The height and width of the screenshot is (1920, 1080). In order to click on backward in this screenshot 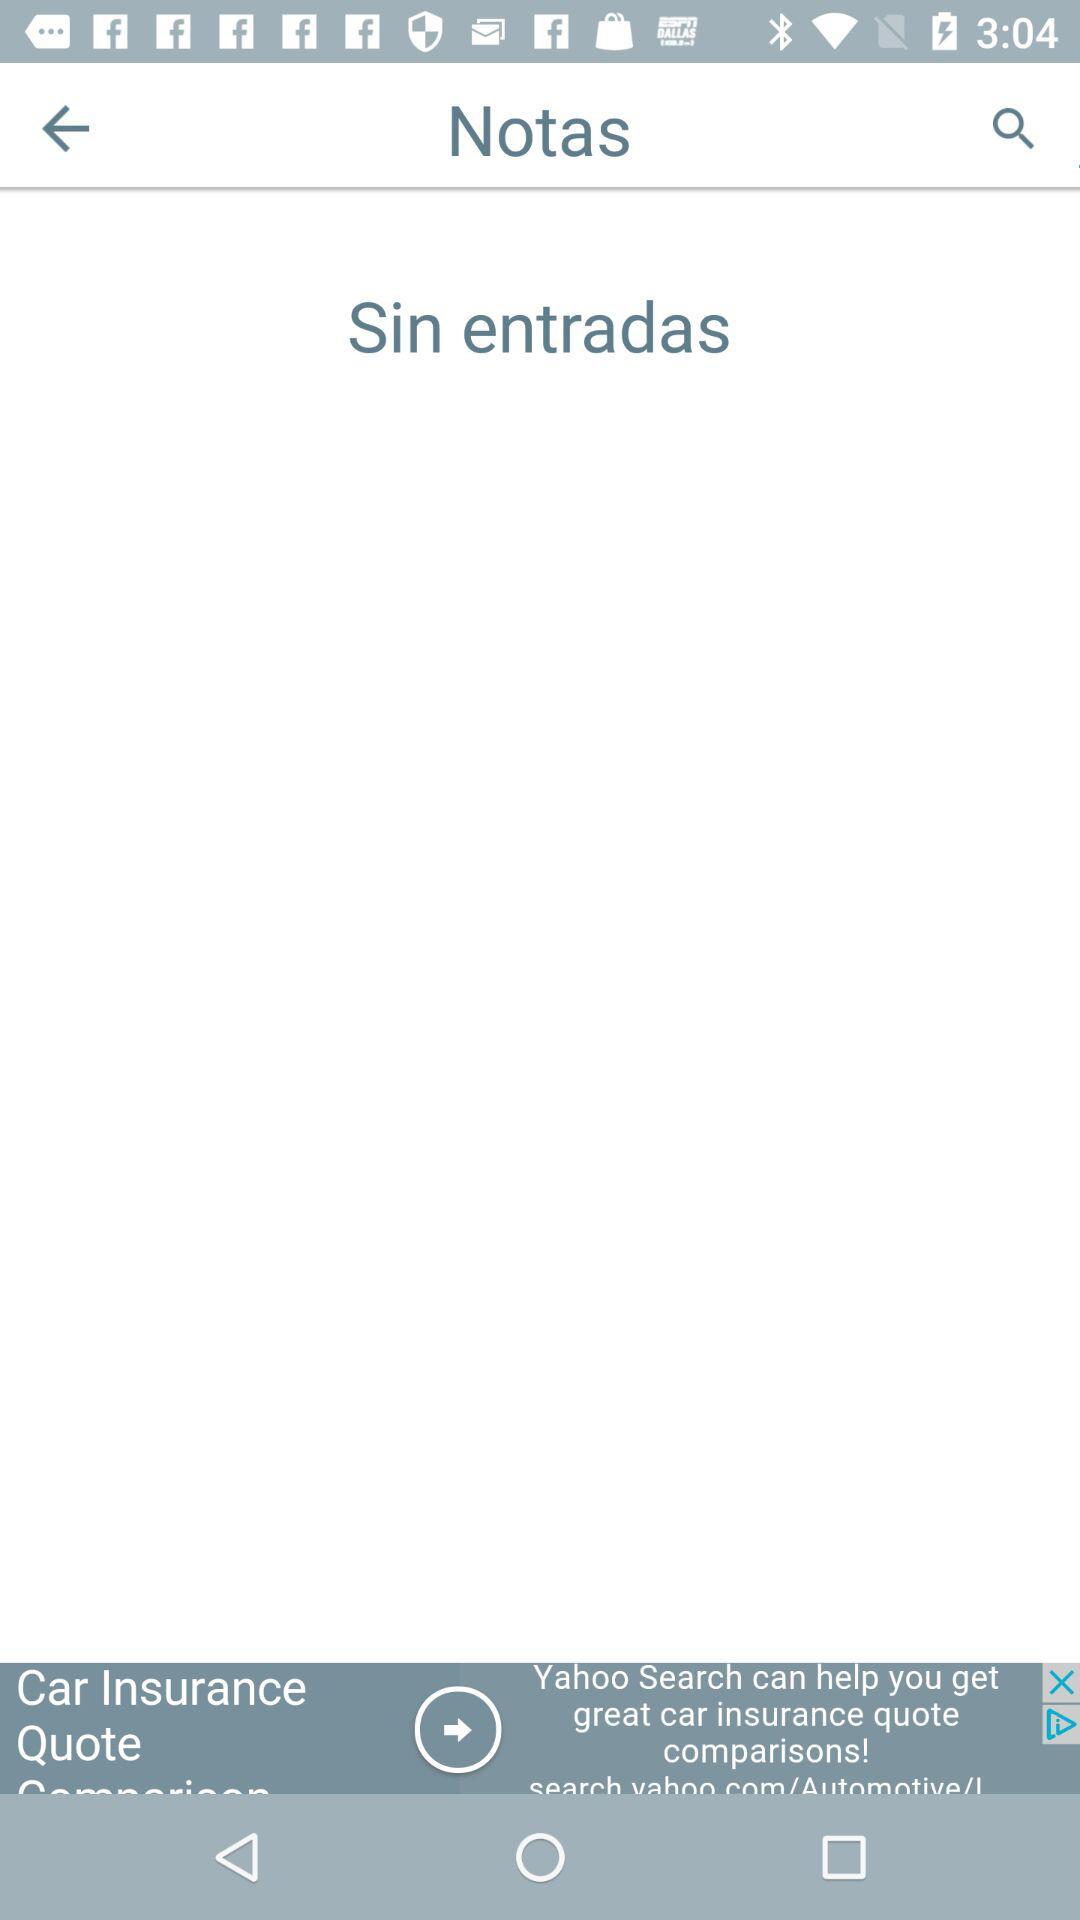, I will do `click(64, 127)`.